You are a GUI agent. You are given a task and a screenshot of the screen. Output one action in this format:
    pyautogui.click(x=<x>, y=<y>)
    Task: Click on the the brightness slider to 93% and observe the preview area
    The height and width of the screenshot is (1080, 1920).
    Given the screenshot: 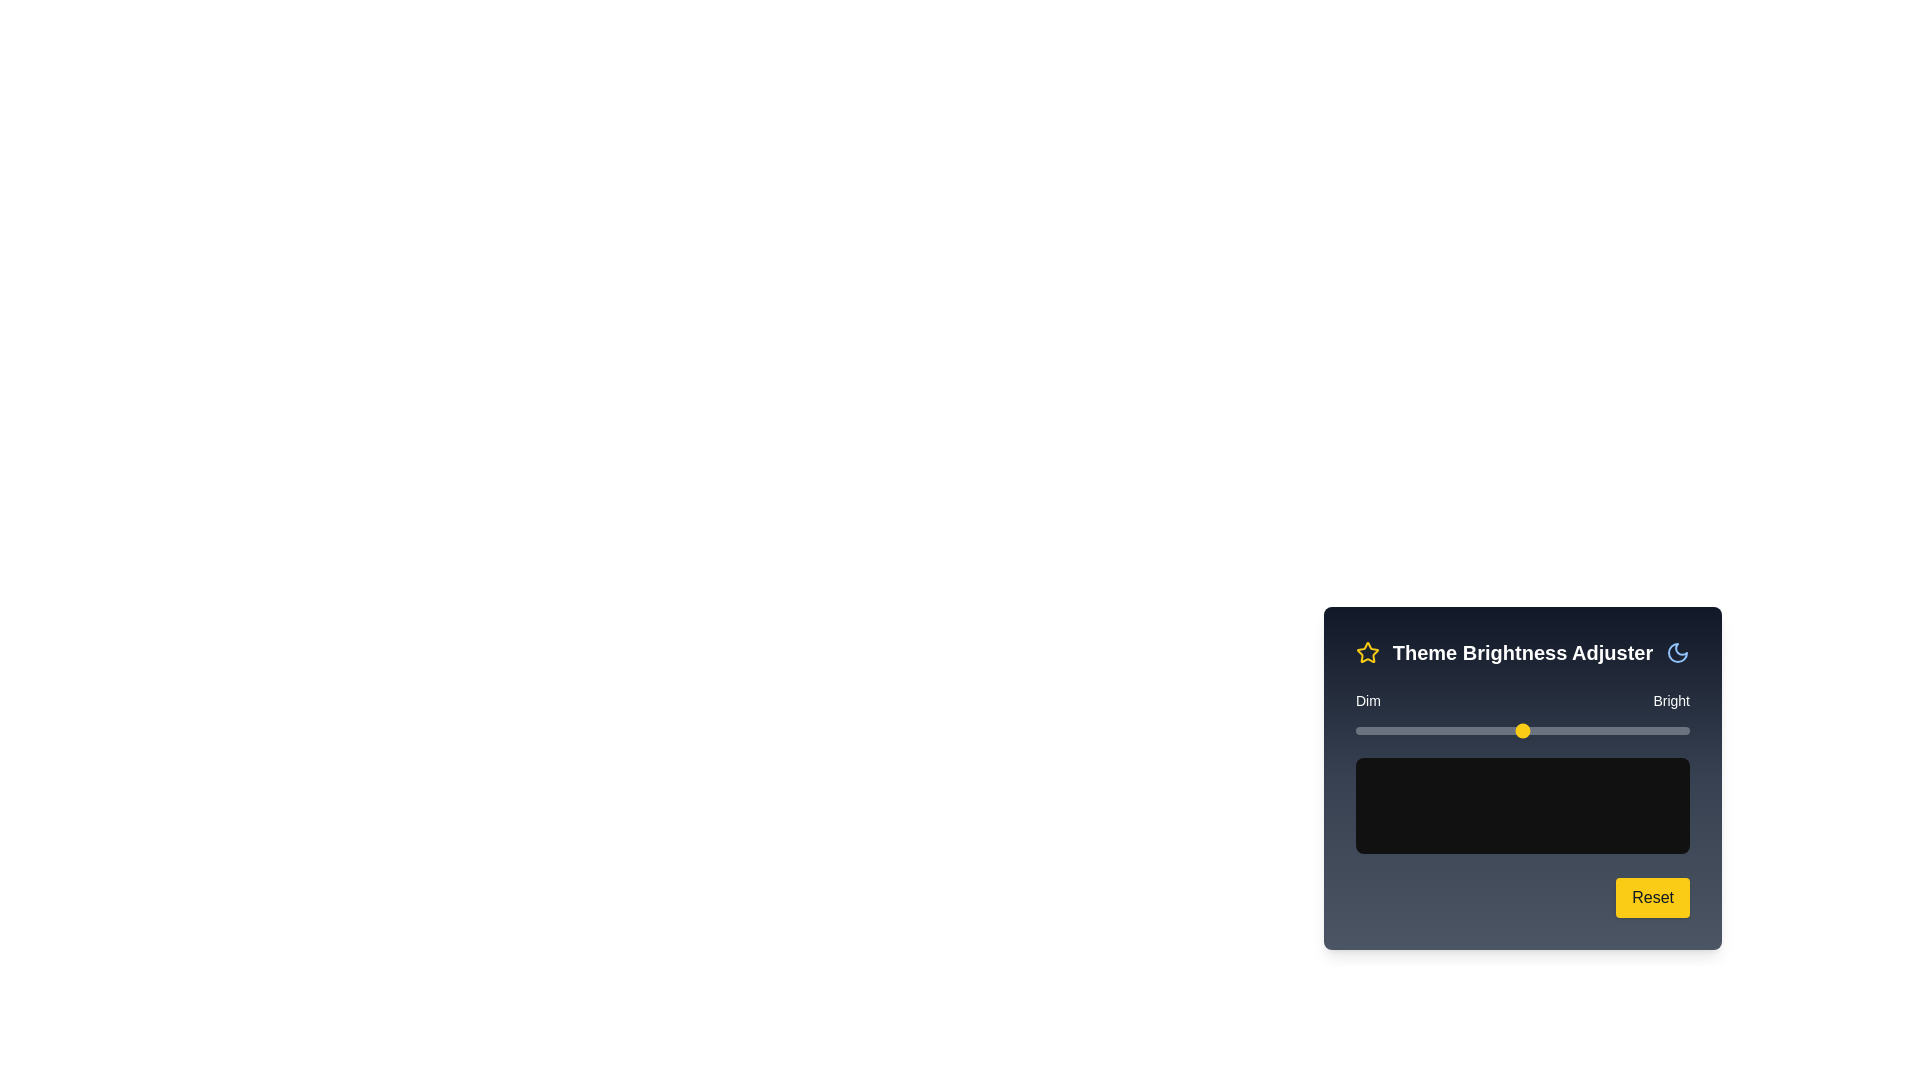 What is the action you would take?
    pyautogui.click(x=1666, y=731)
    